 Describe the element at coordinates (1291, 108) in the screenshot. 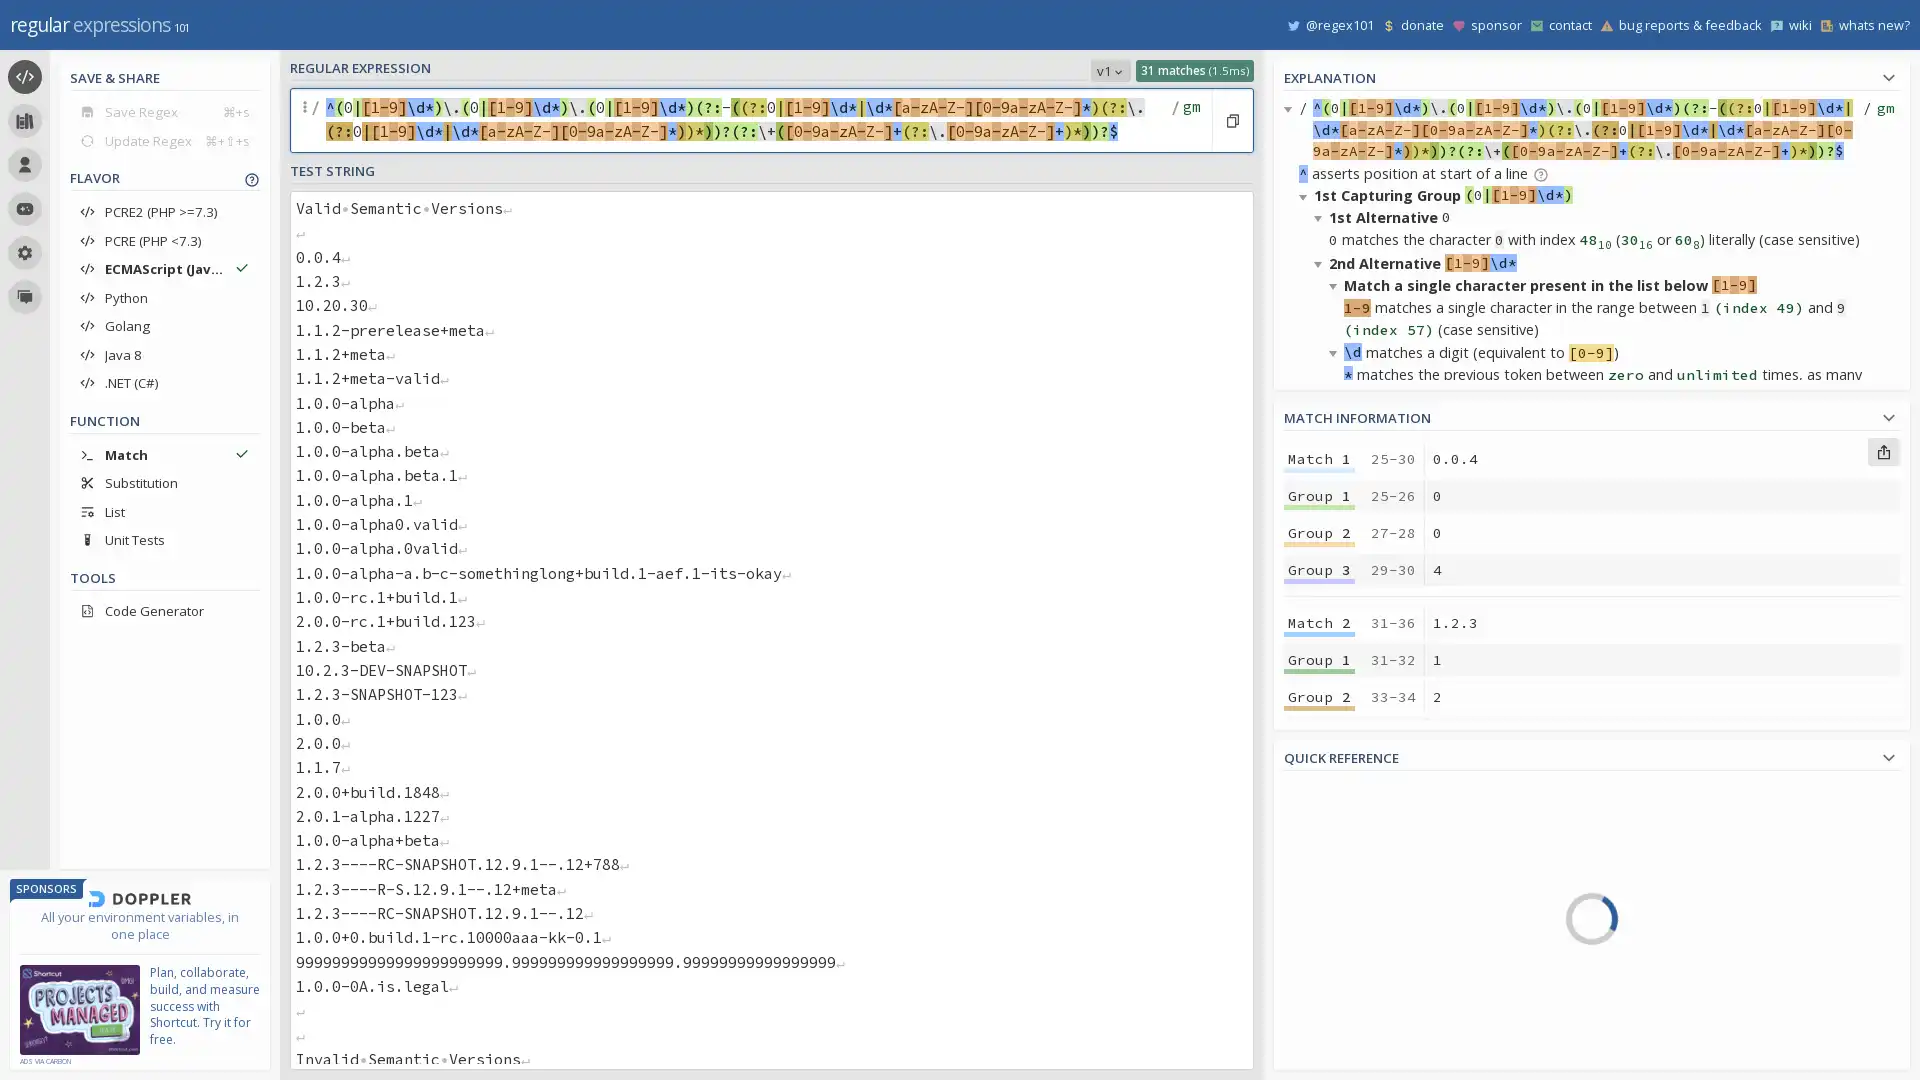

I see `Collapse Subtree` at that location.